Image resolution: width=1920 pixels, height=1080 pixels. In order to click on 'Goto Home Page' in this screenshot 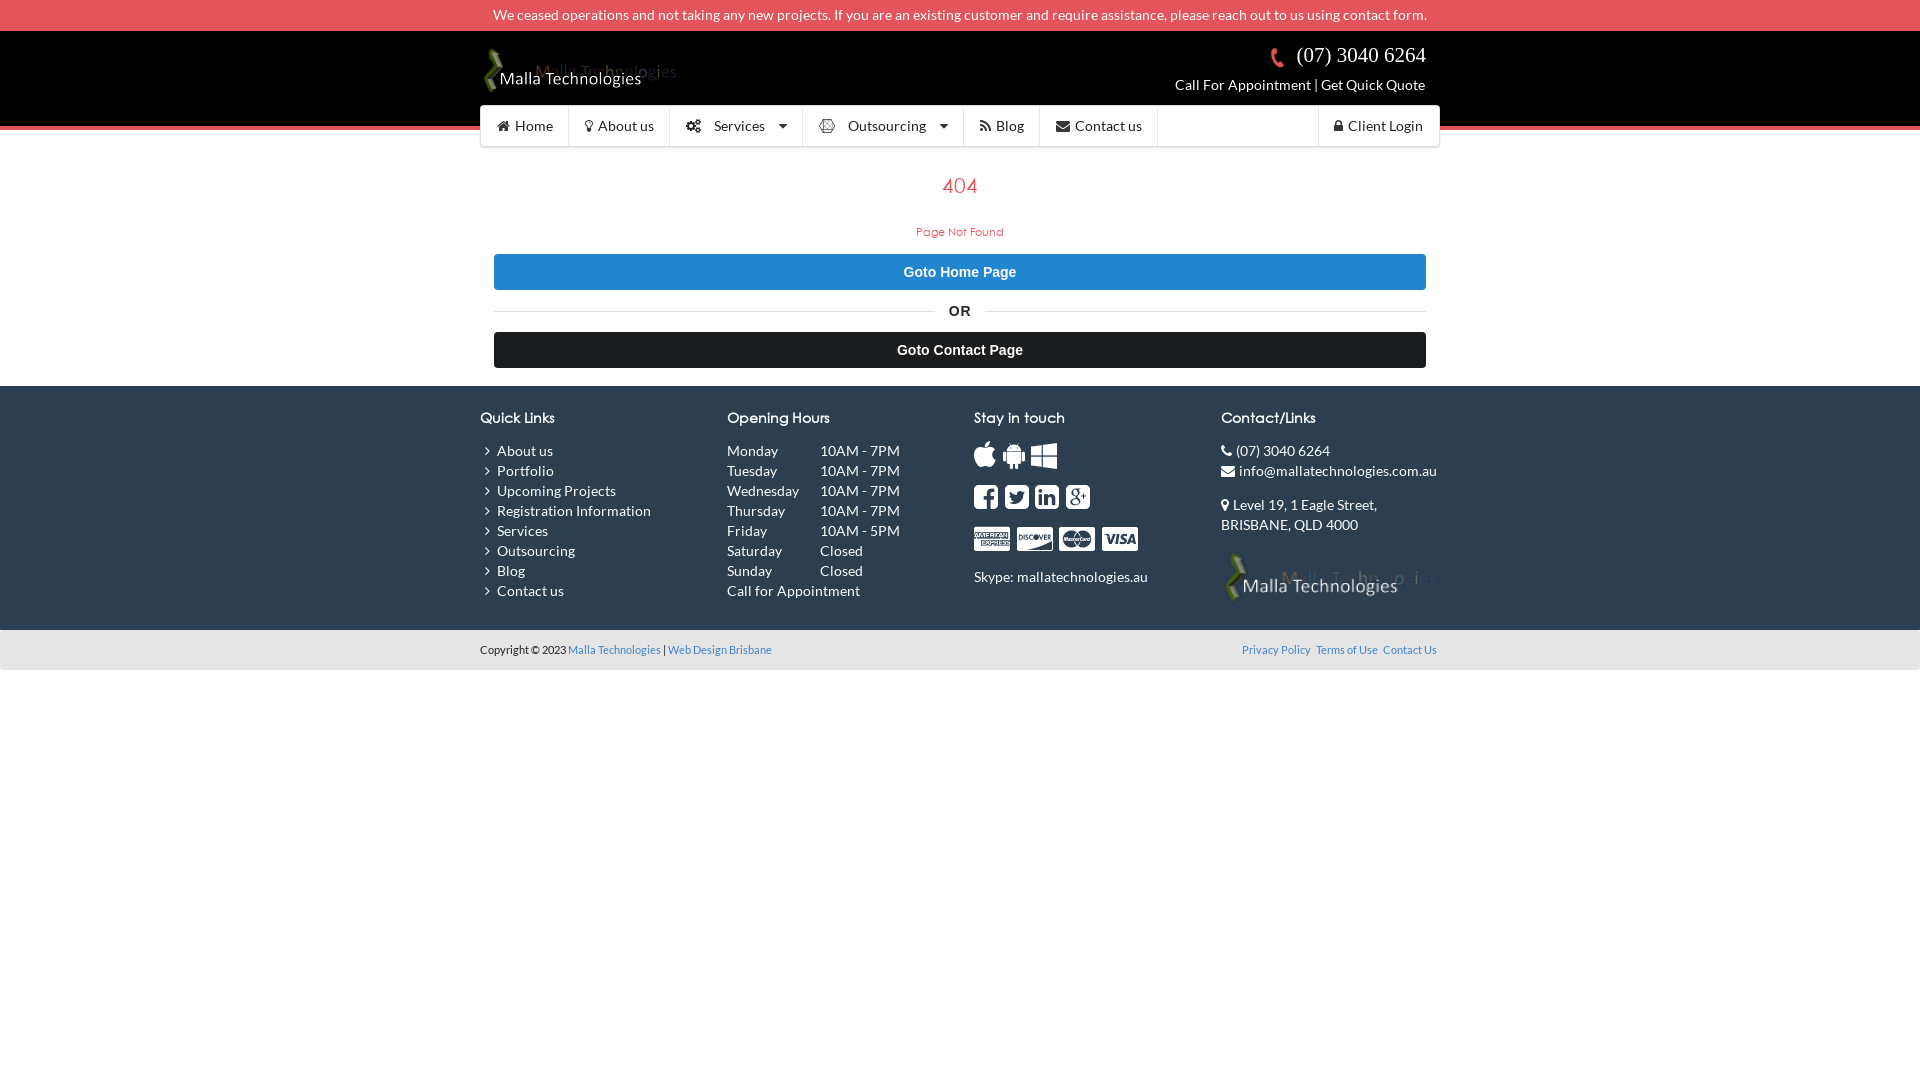, I will do `click(960, 272)`.